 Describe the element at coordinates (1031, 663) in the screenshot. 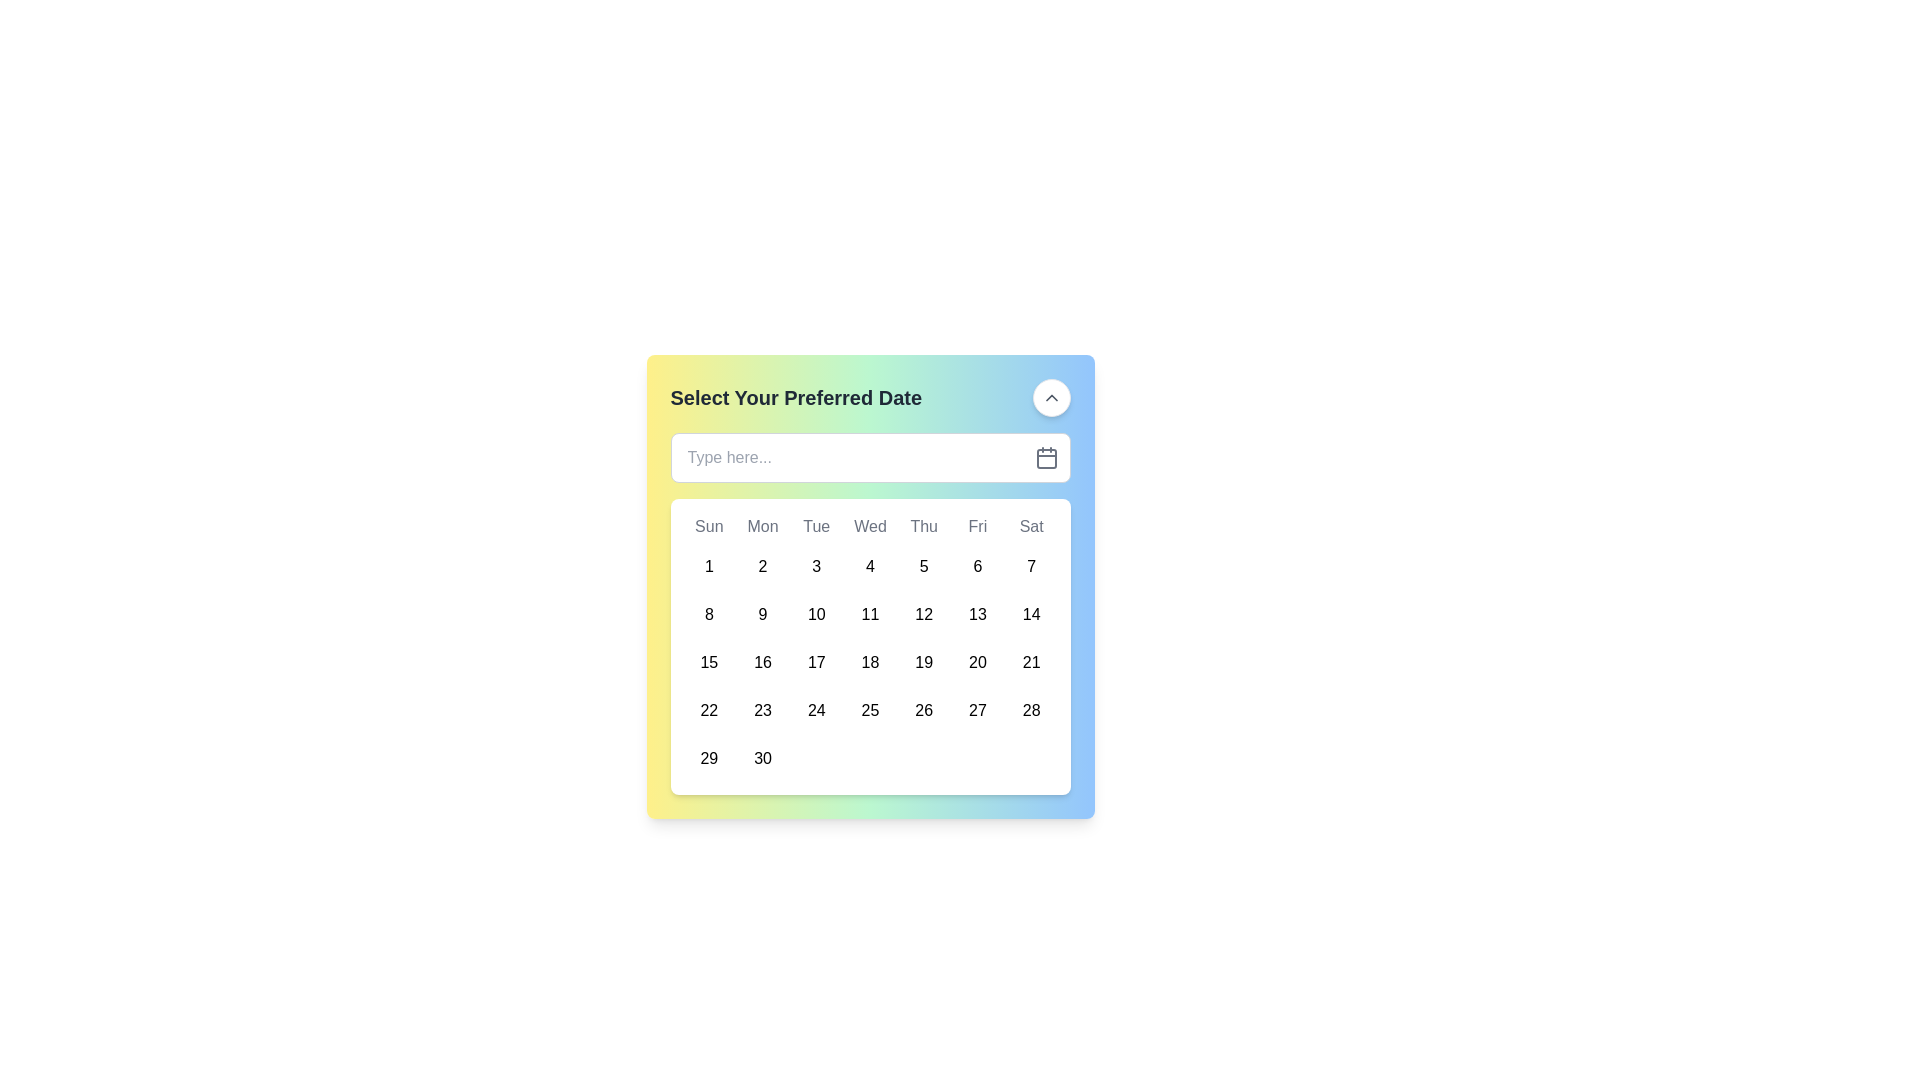

I see `the button for the date '21'` at that location.